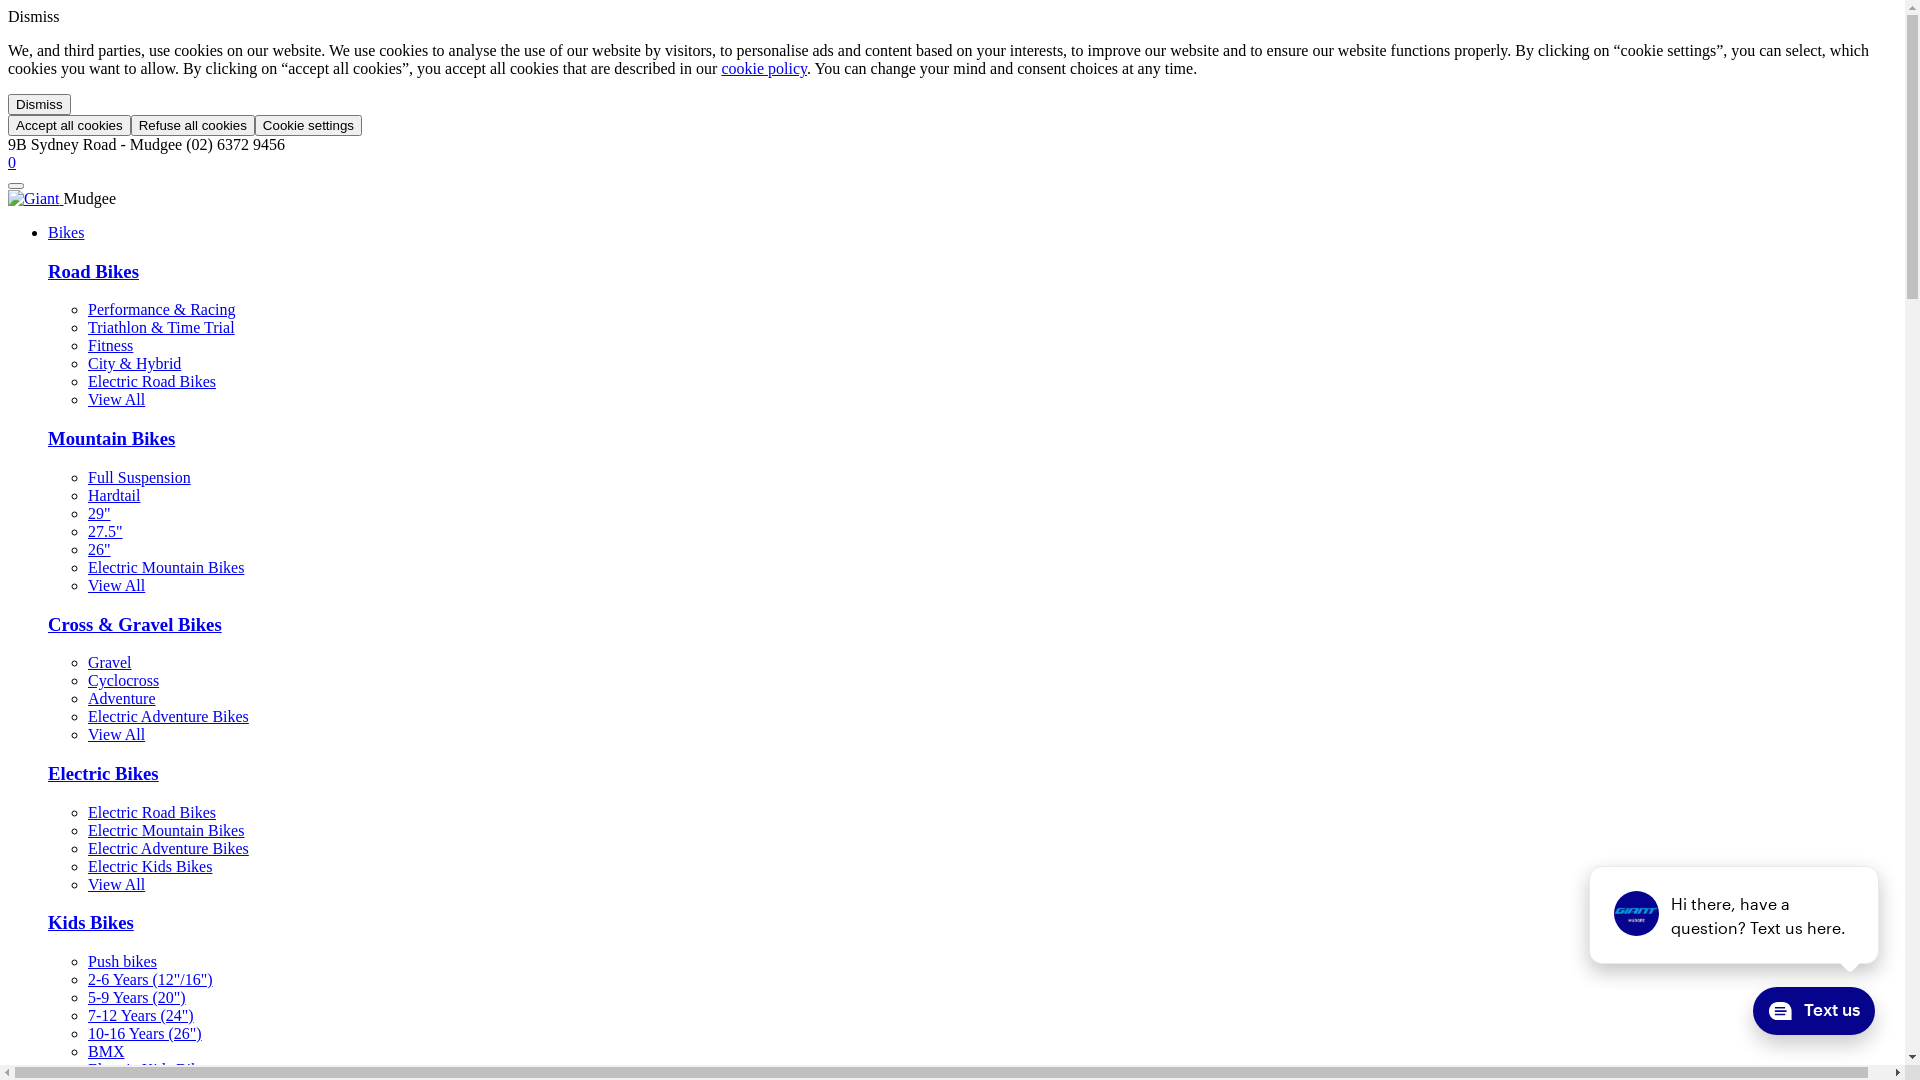  I want to click on 'Cyclocross', so click(122, 679).